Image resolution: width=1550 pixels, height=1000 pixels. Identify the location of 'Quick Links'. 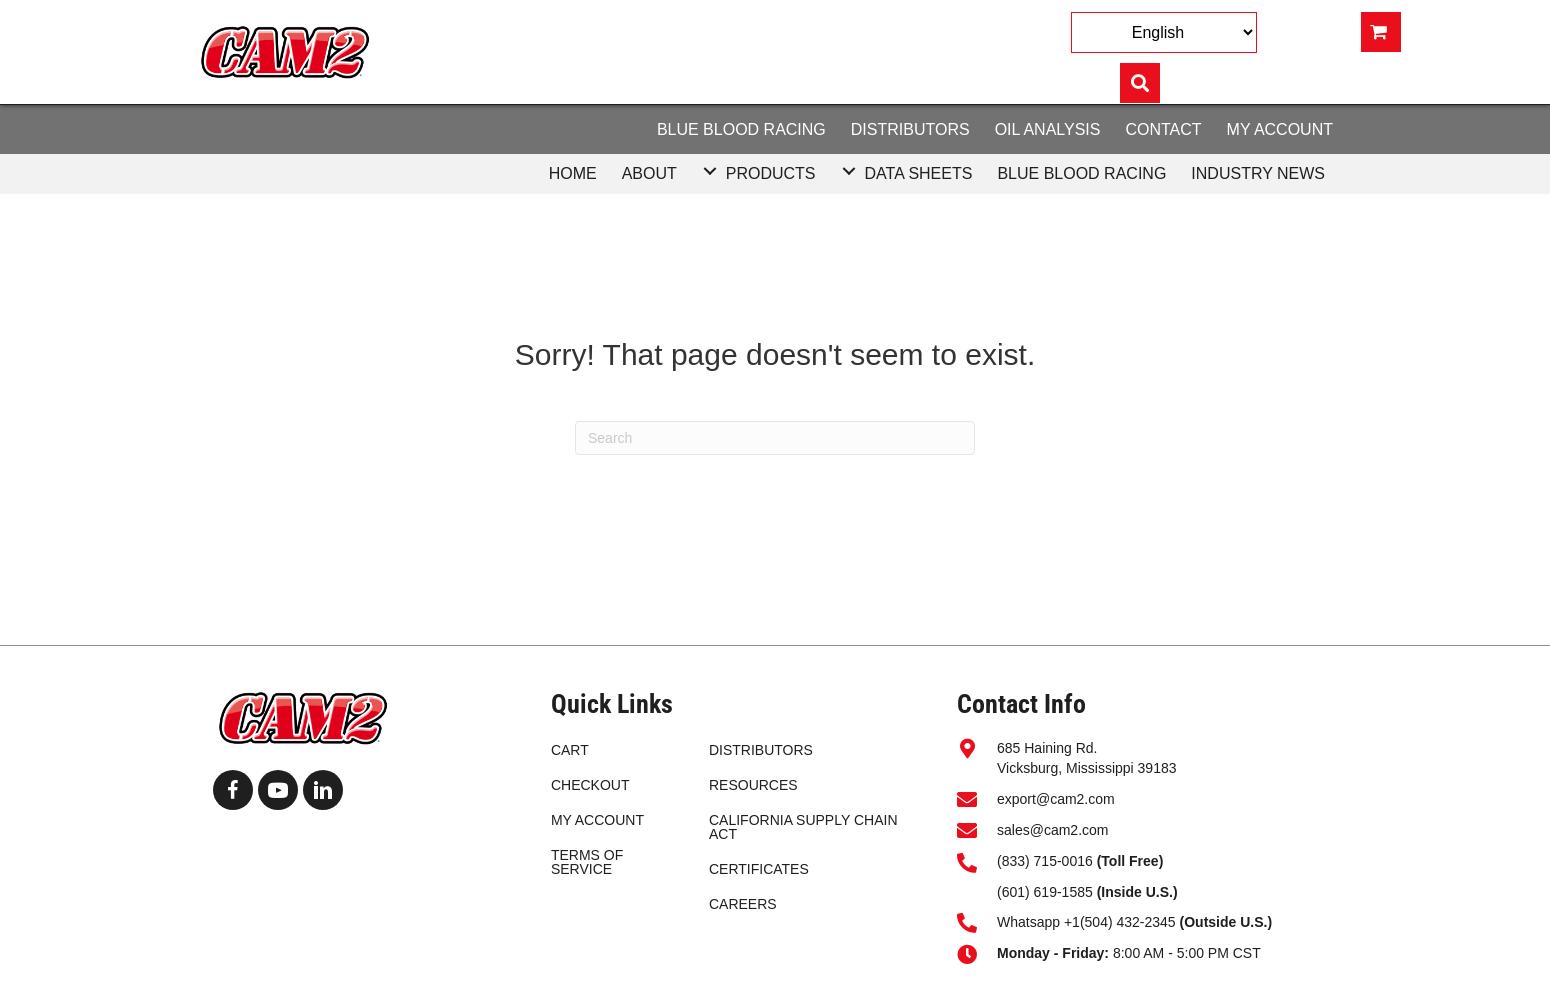
(611, 702).